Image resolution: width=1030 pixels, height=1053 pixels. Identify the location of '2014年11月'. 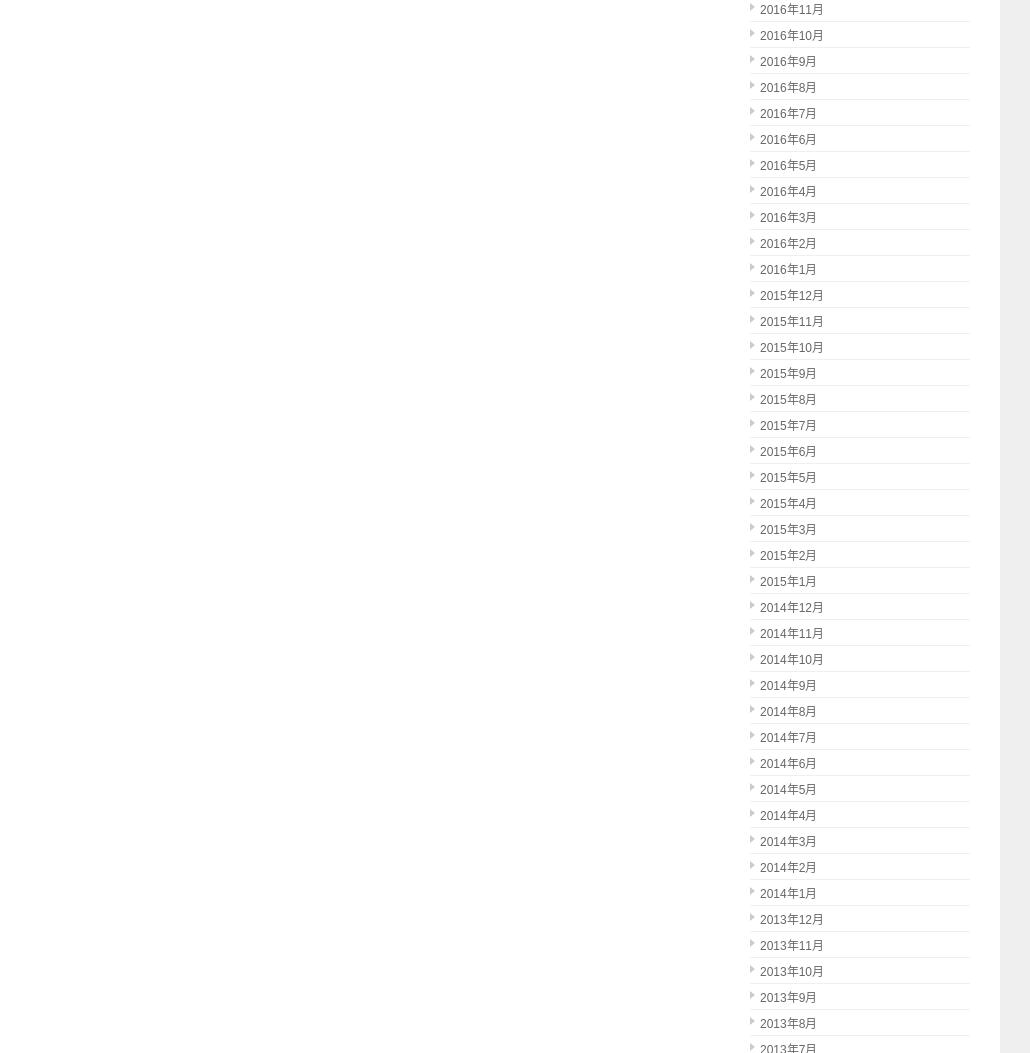
(790, 633).